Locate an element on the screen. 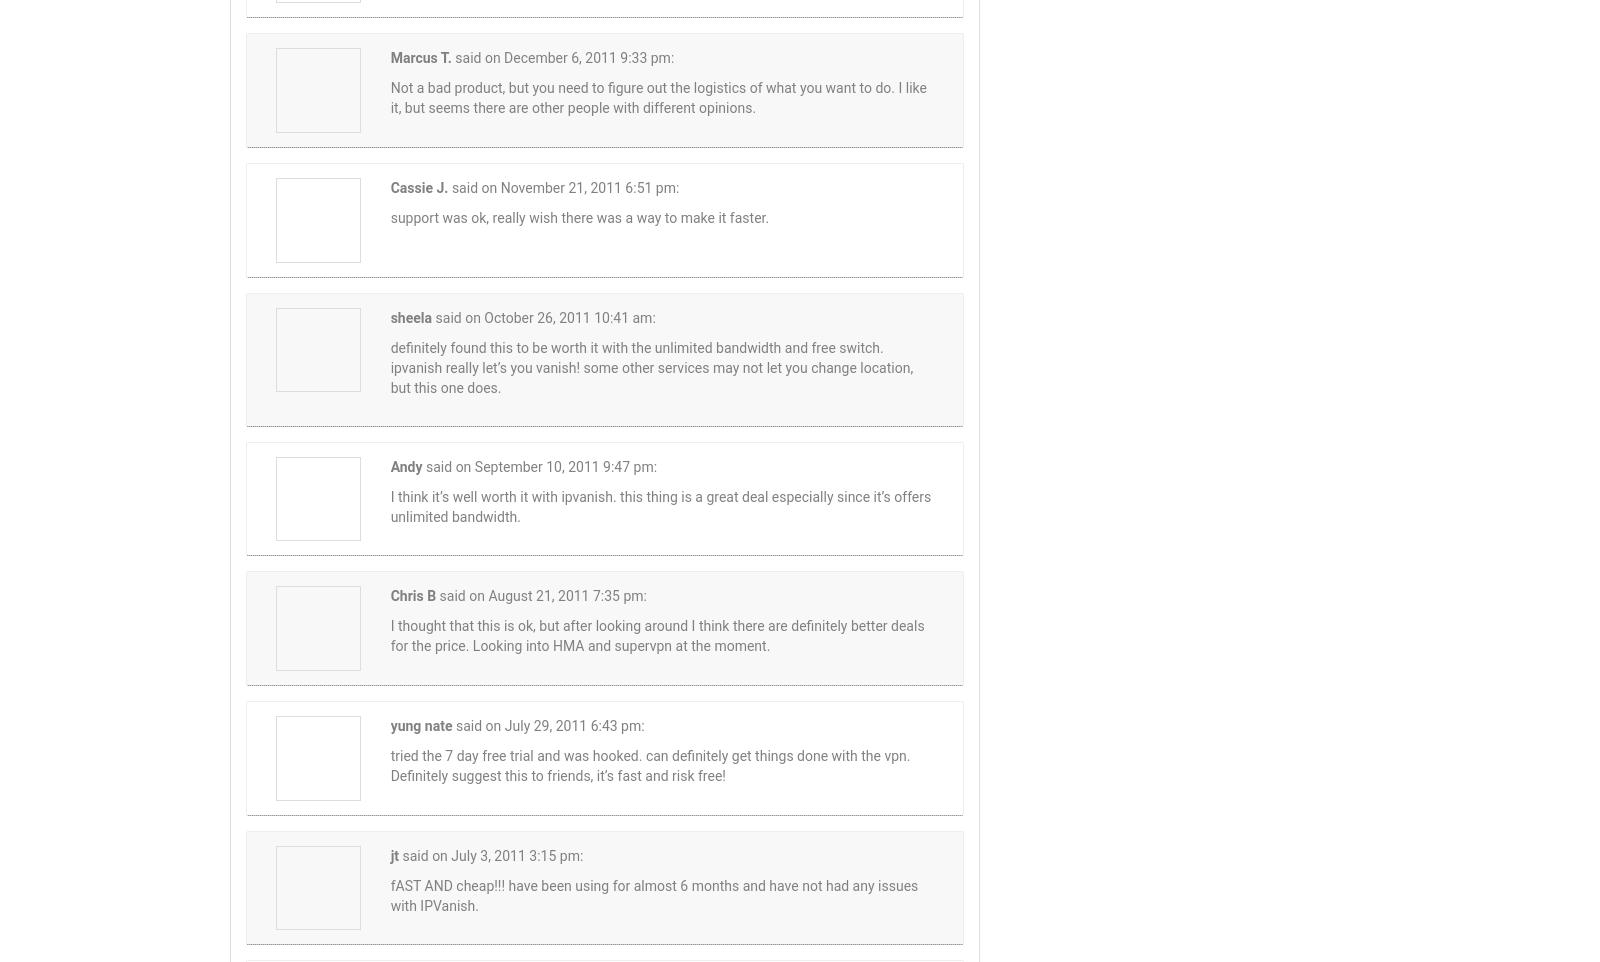  'said on November 21, 2011 6:51 pm:' is located at coordinates (563, 187).